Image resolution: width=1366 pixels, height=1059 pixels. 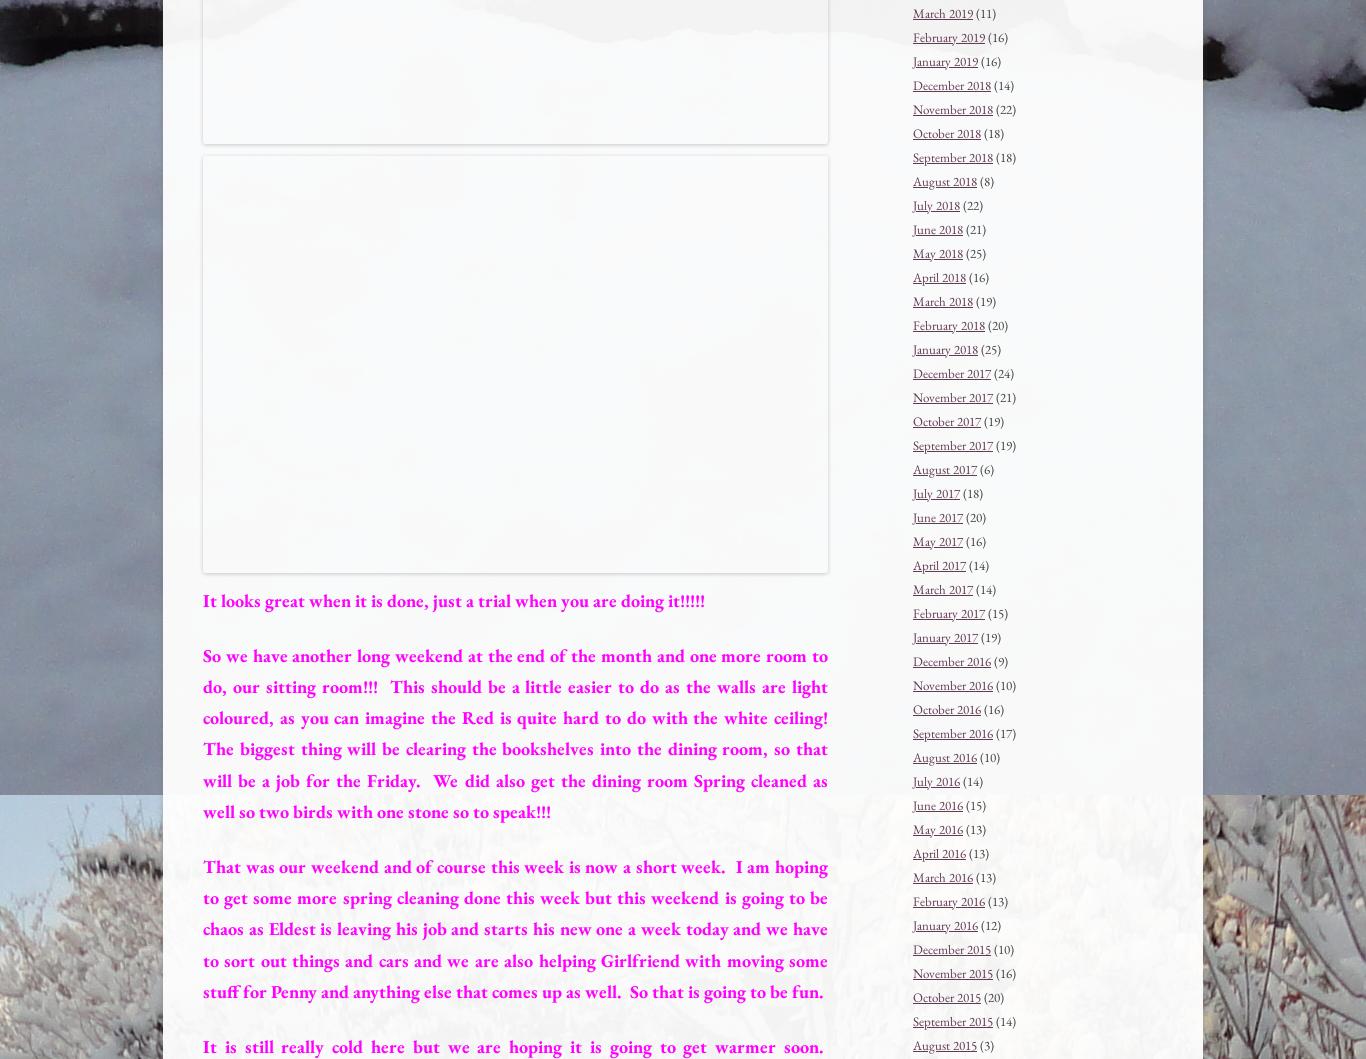 What do you see at coordinates (913, 203) in the screenshot?
I see `'July 2018'` at bounding box center [913, 203].